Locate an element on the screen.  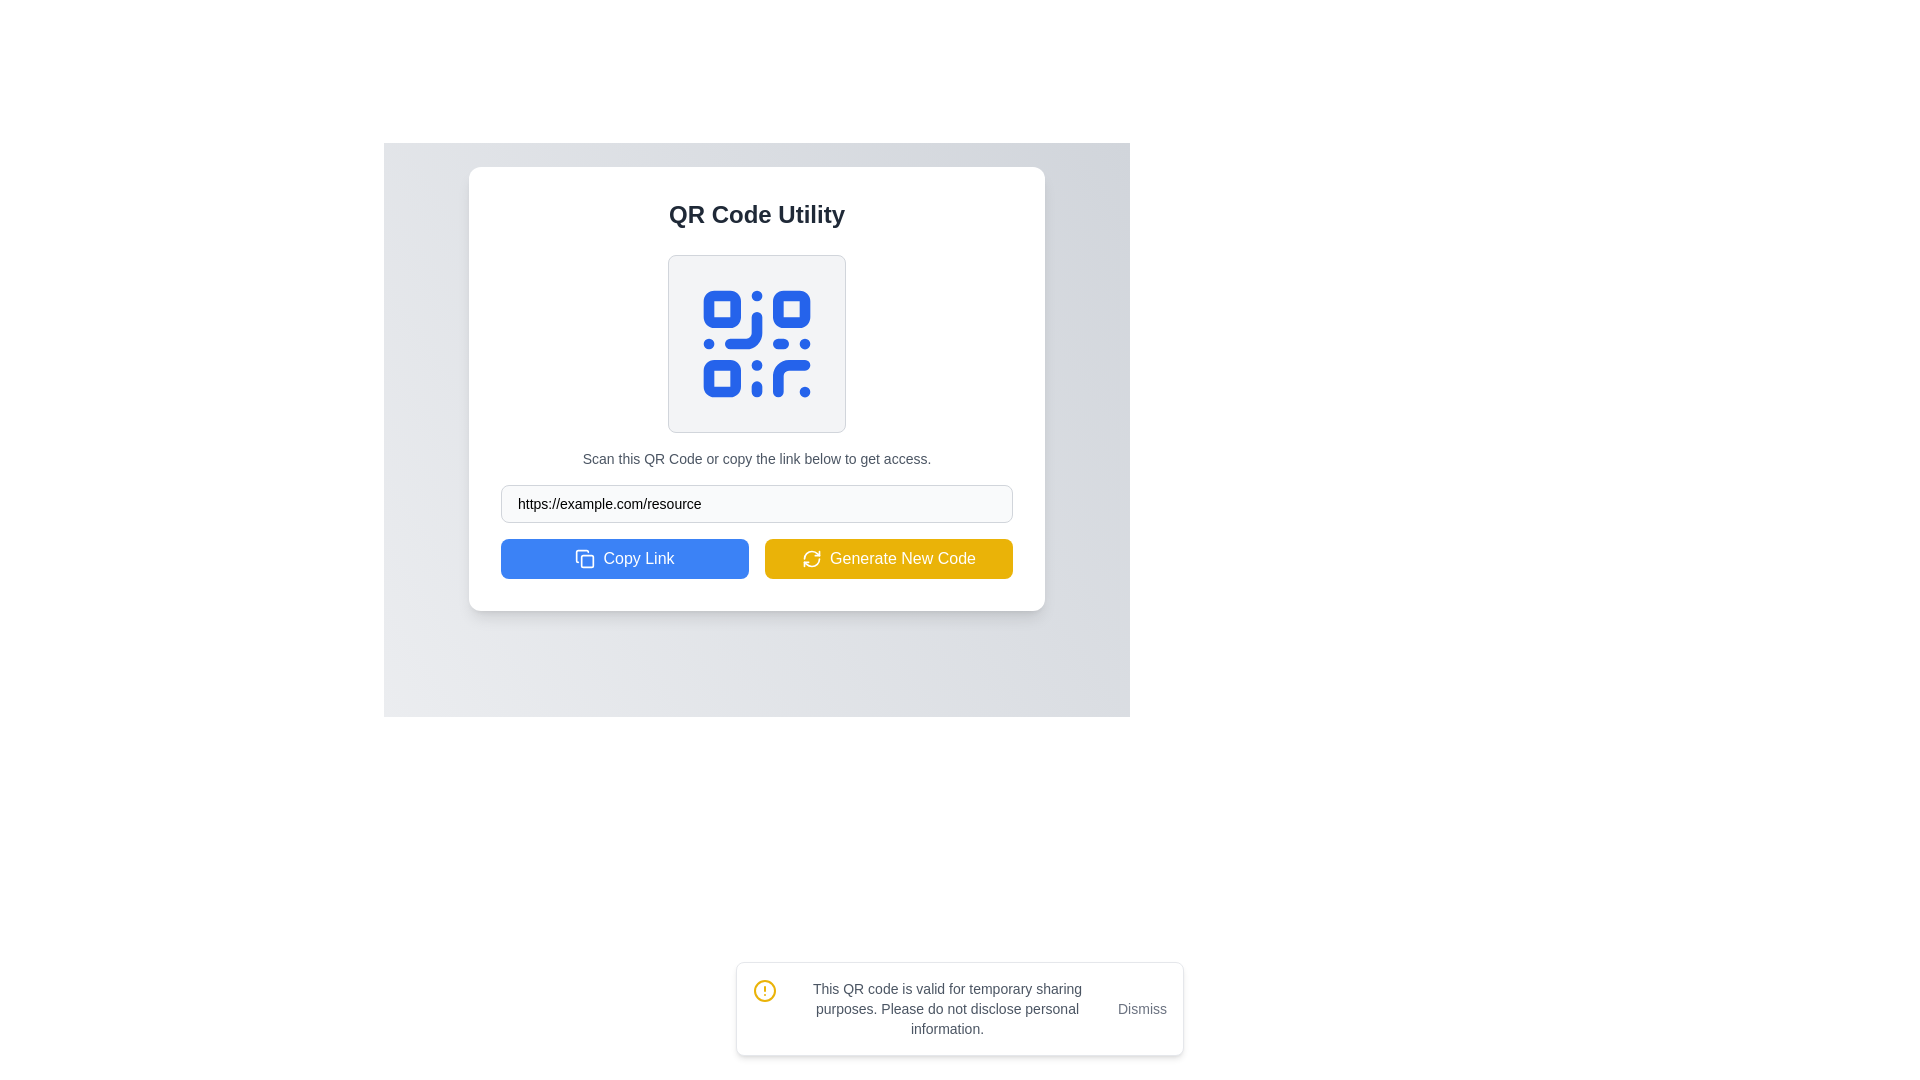
the bottom-left square node of the QR code graphic, which is styled with a blue and white design and has rounded corners is located at coordinates (721, 378).